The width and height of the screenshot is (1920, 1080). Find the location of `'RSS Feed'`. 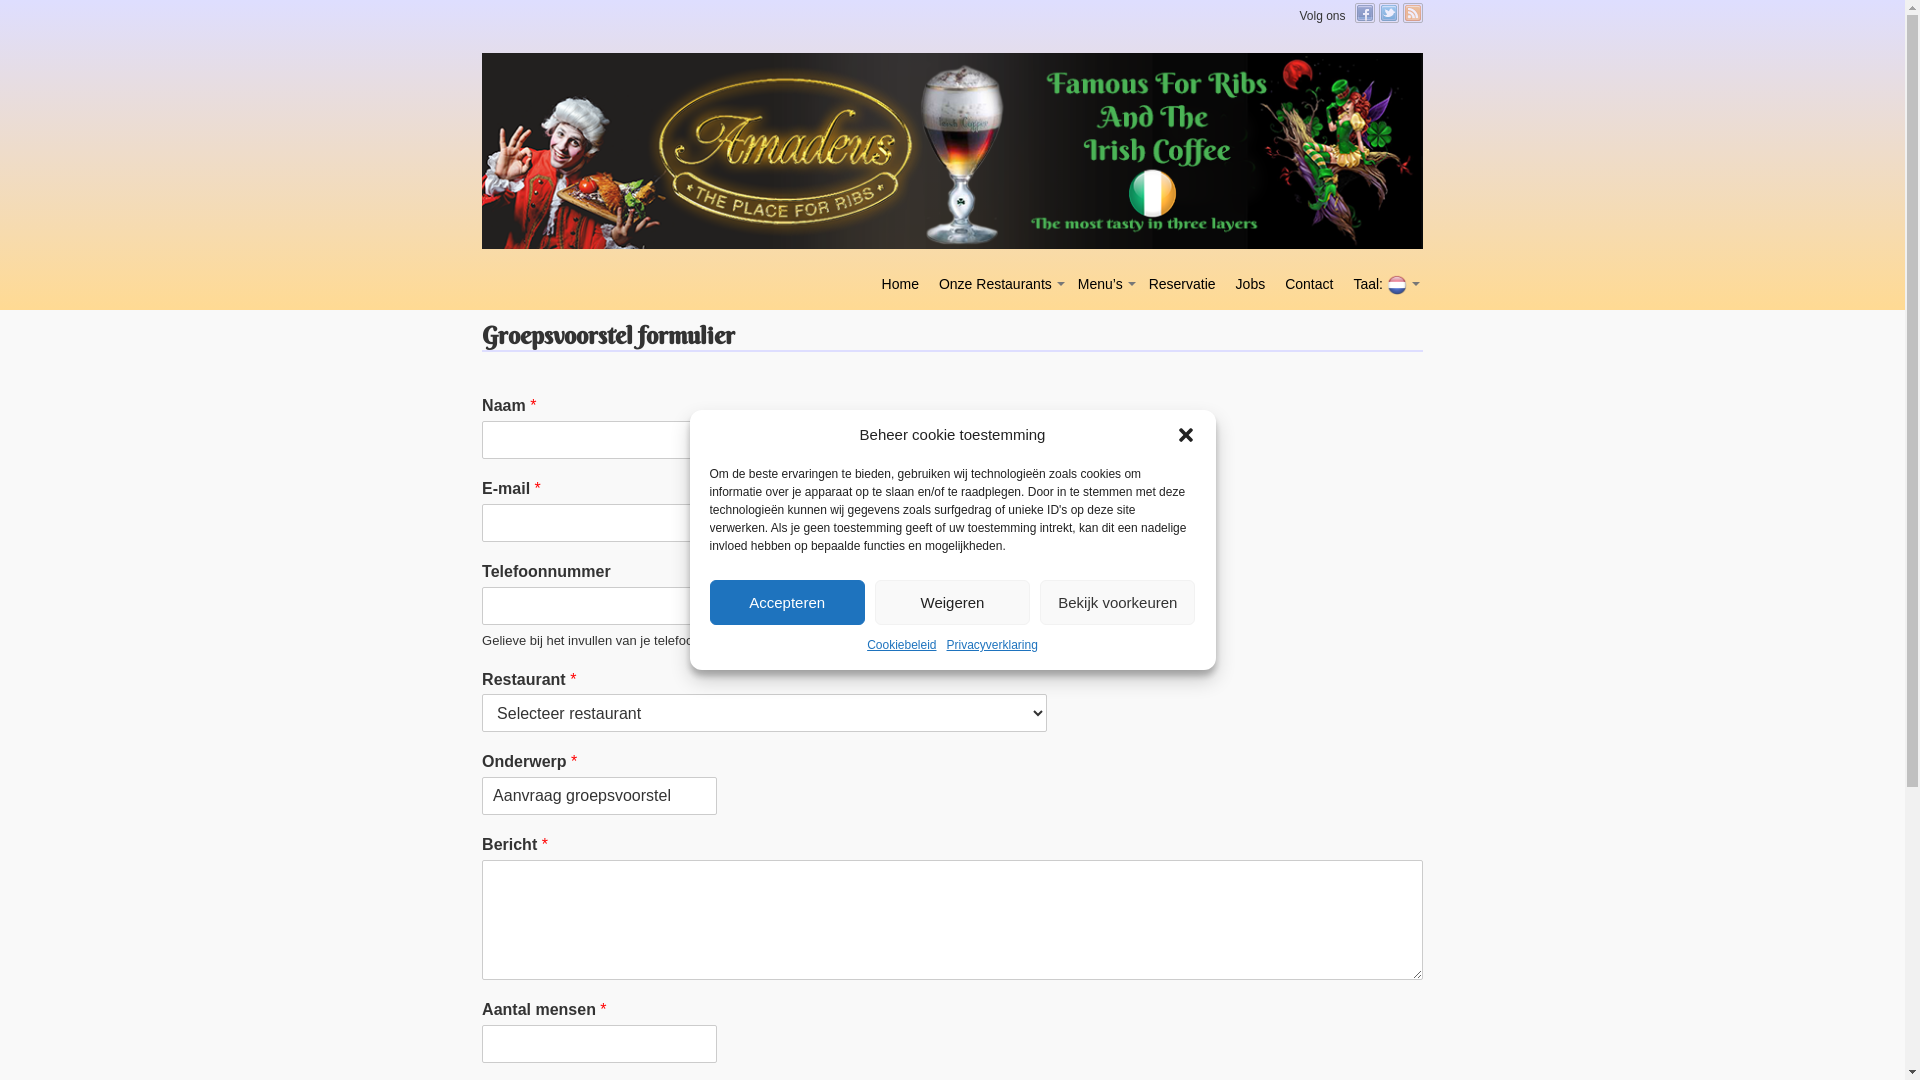

'RSS Feed' is located at coordinates (1410, 12).